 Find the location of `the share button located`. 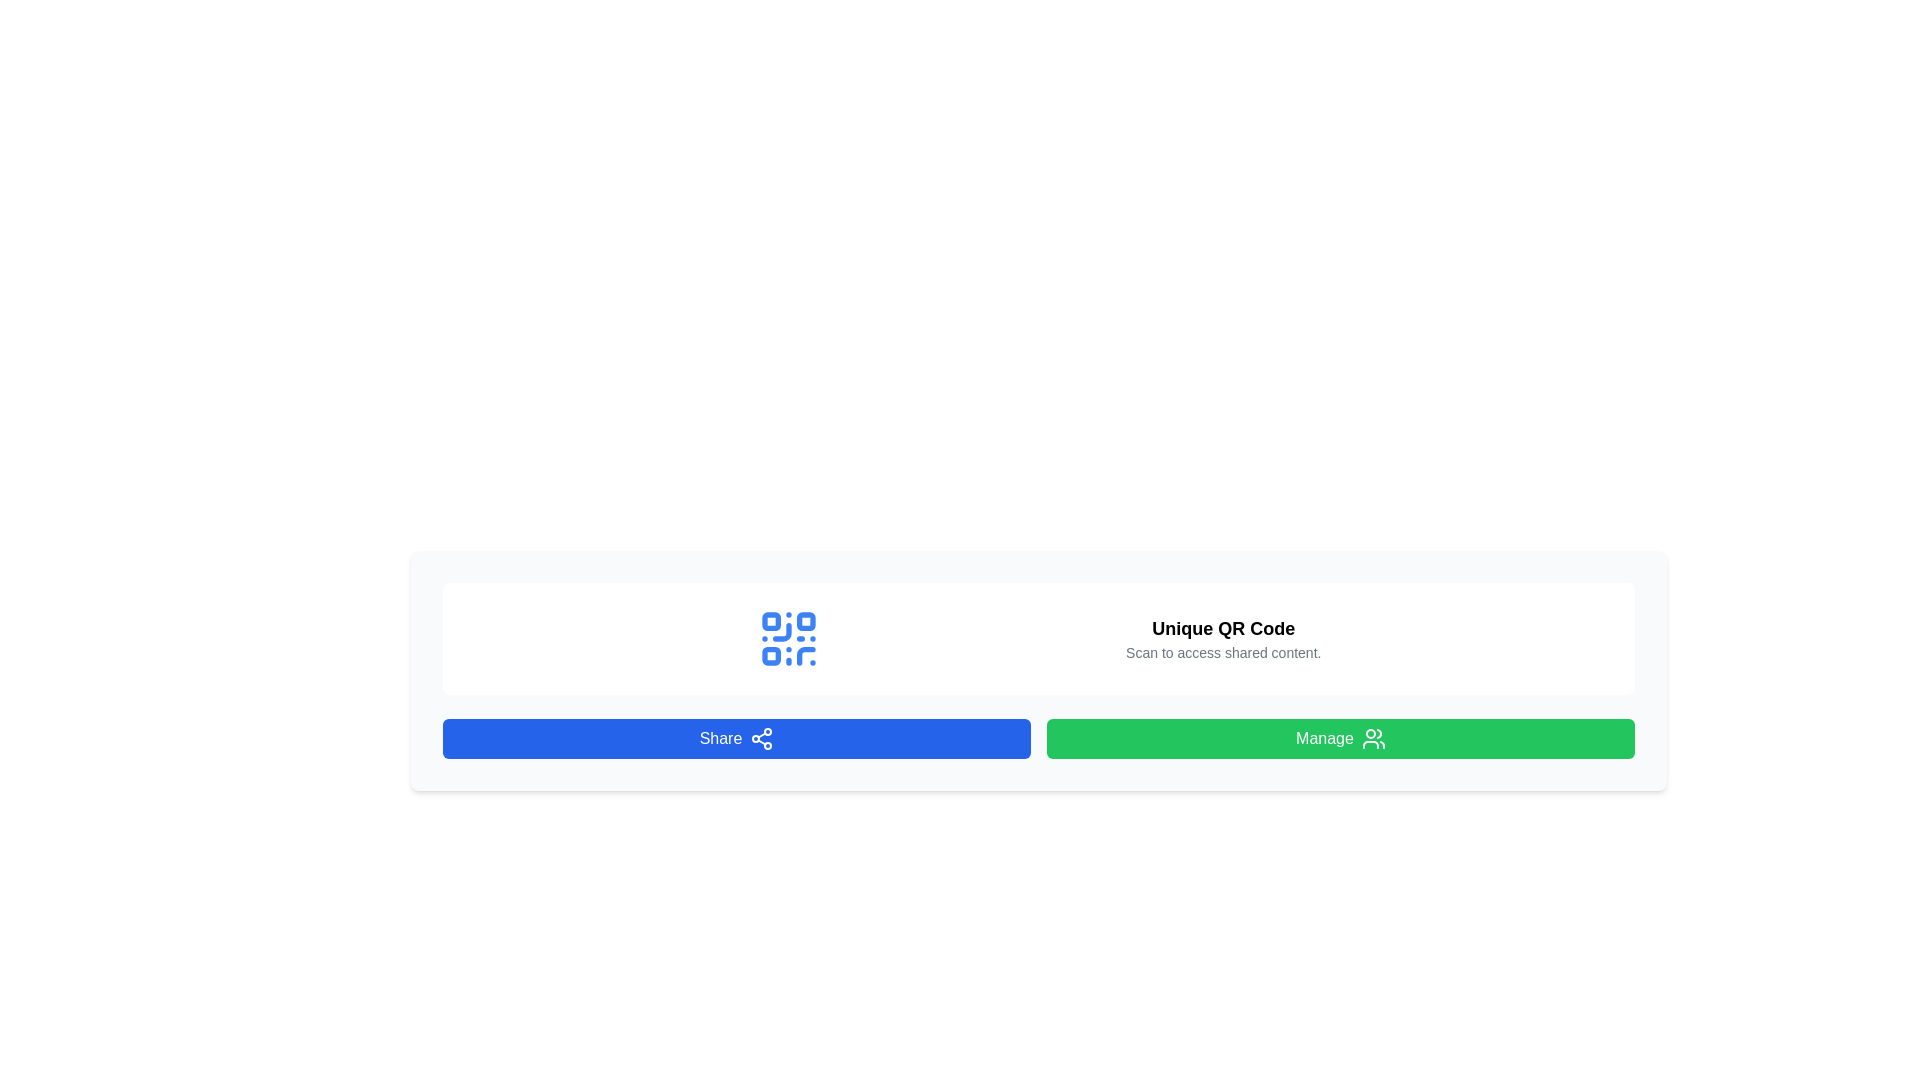

the share button located is located at coordinates (736, 739).